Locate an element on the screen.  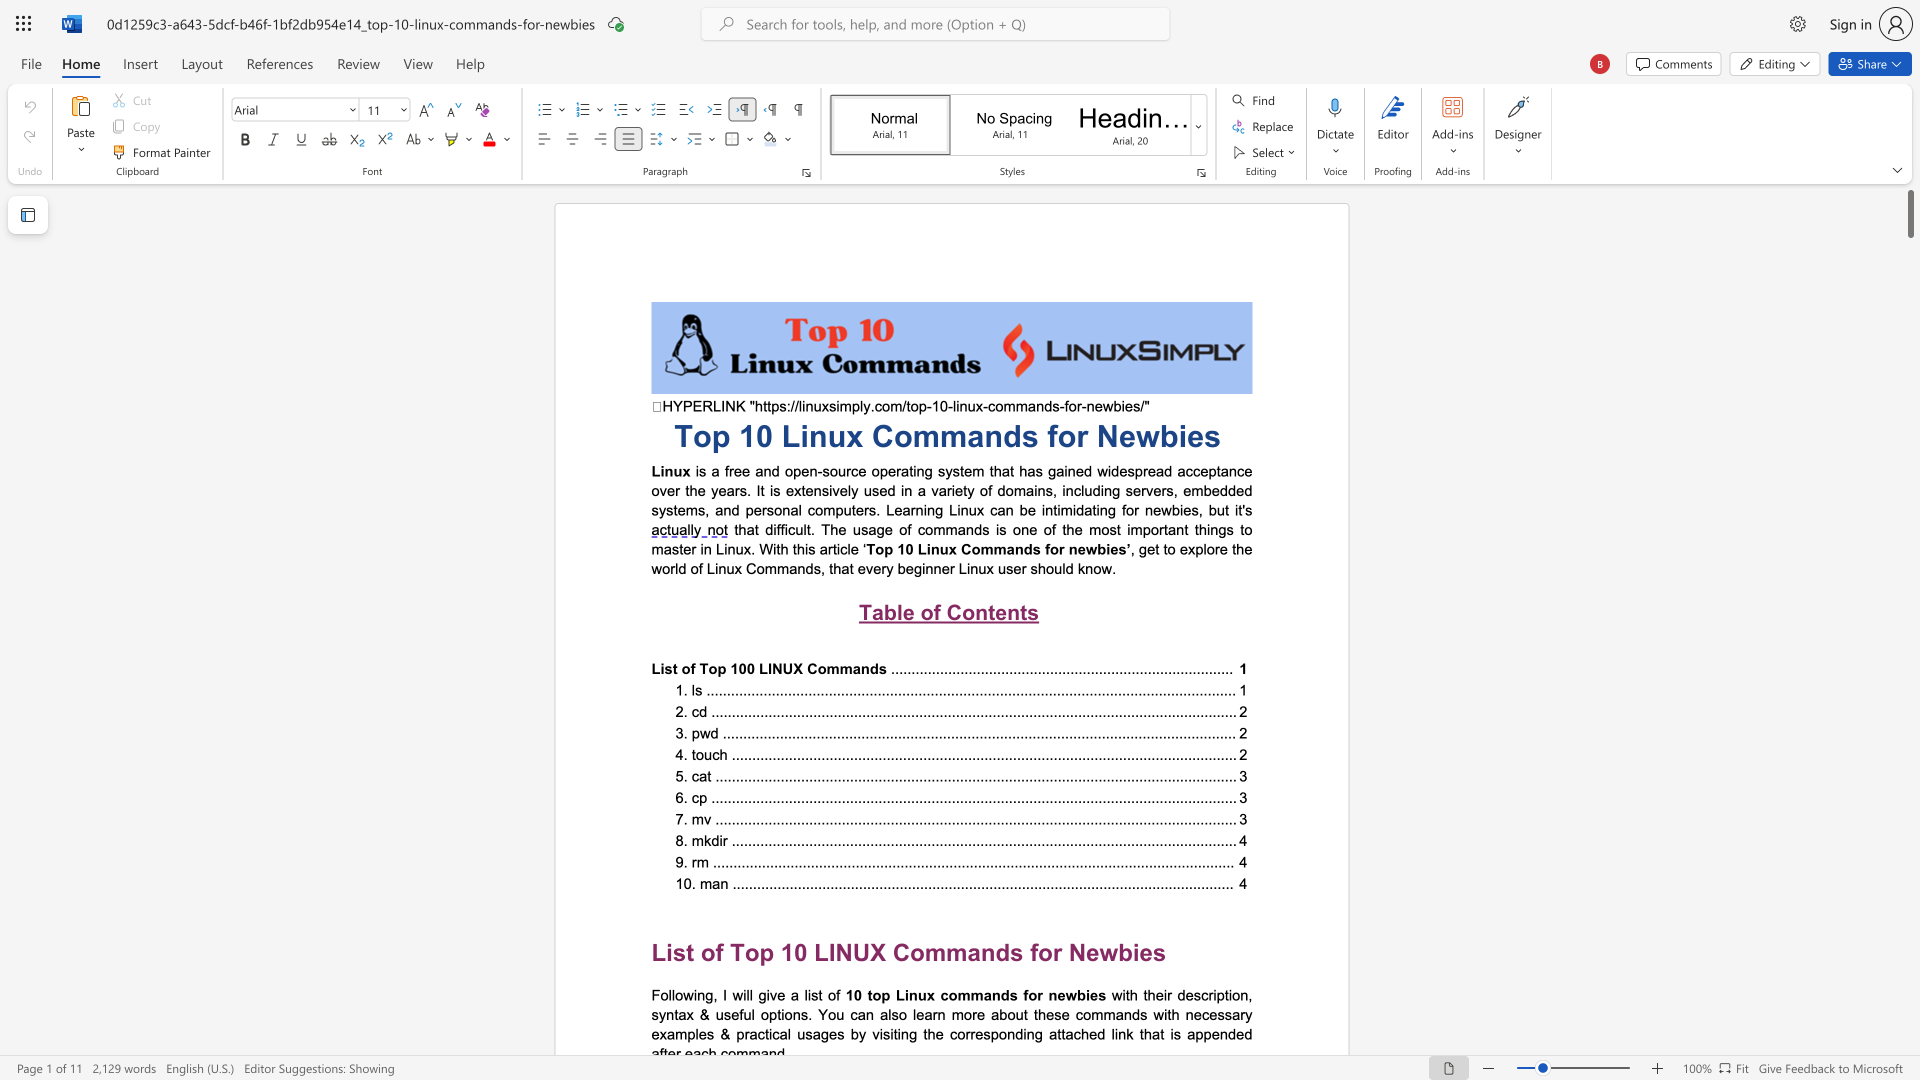
the subset text "ncluding servers, embedd" within the text "is a free and open-source operating system that has gained widespread acceptance over the years. It is extensively used in a variety of domains, including servers, embedded systems, and personal computers. Learning Linux can be intimidating for newbies, but" is located at coordinates (1064, 490).